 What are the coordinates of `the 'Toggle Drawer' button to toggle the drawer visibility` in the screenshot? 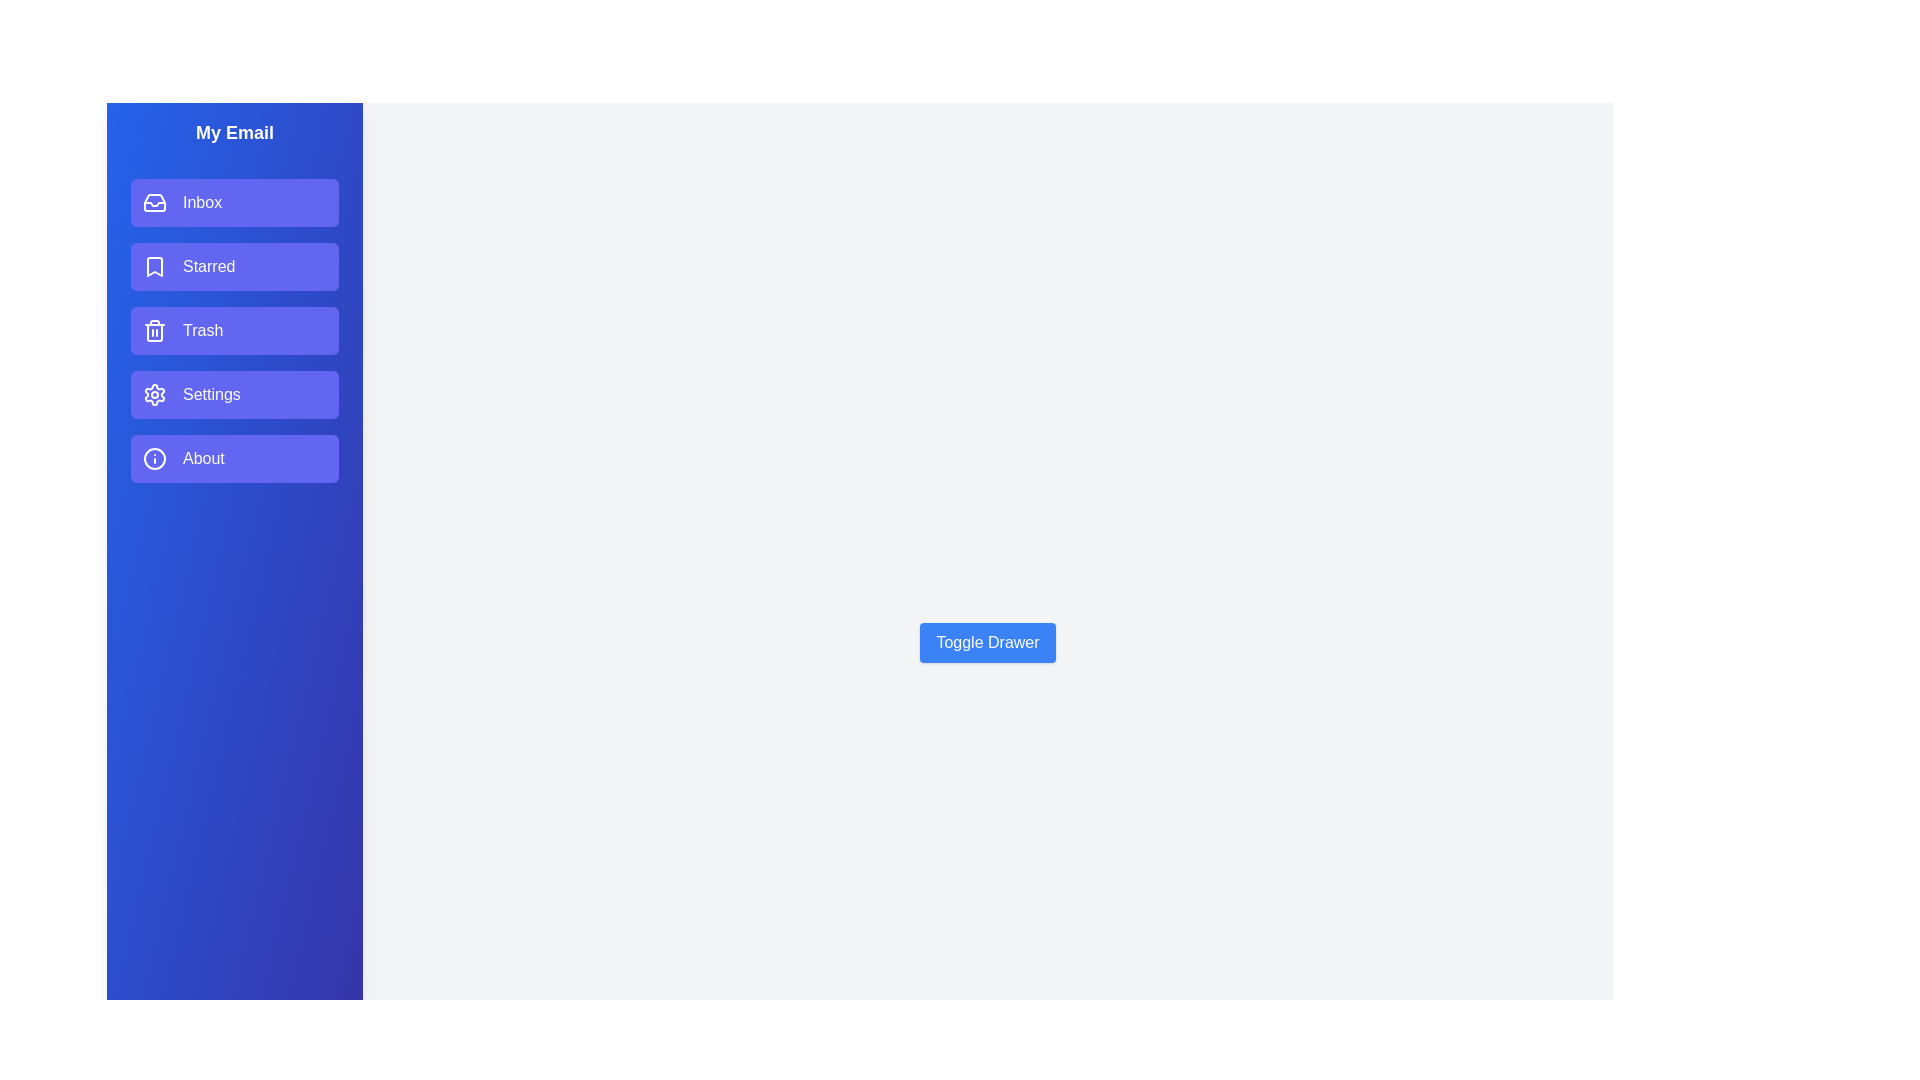 It's located at (988, 643).